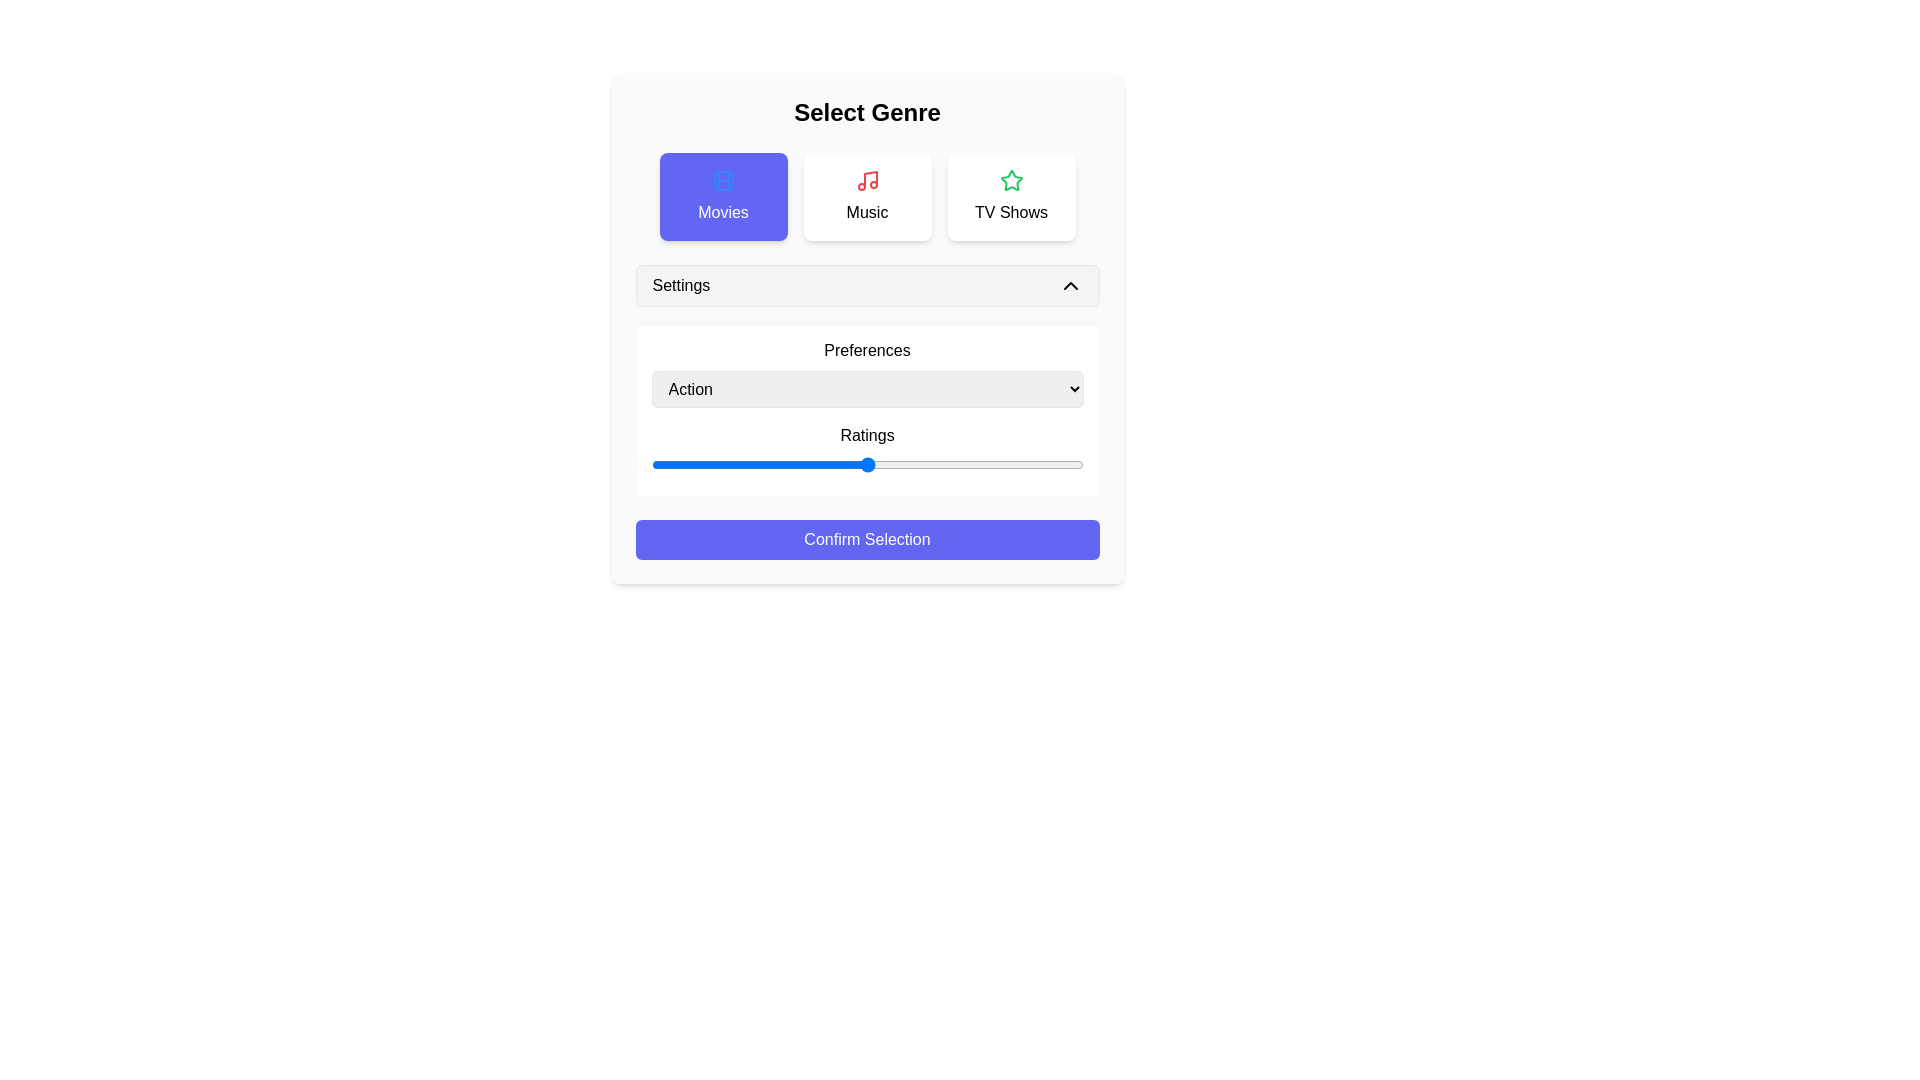 Image resolution: width=1920 pixels, height=1080 pixels. I want to click on the 'TV Shows' genre selection button located third from the left in the horizontal selection group at the top of the panel to trigger a hover effect, so click(1011, 196).